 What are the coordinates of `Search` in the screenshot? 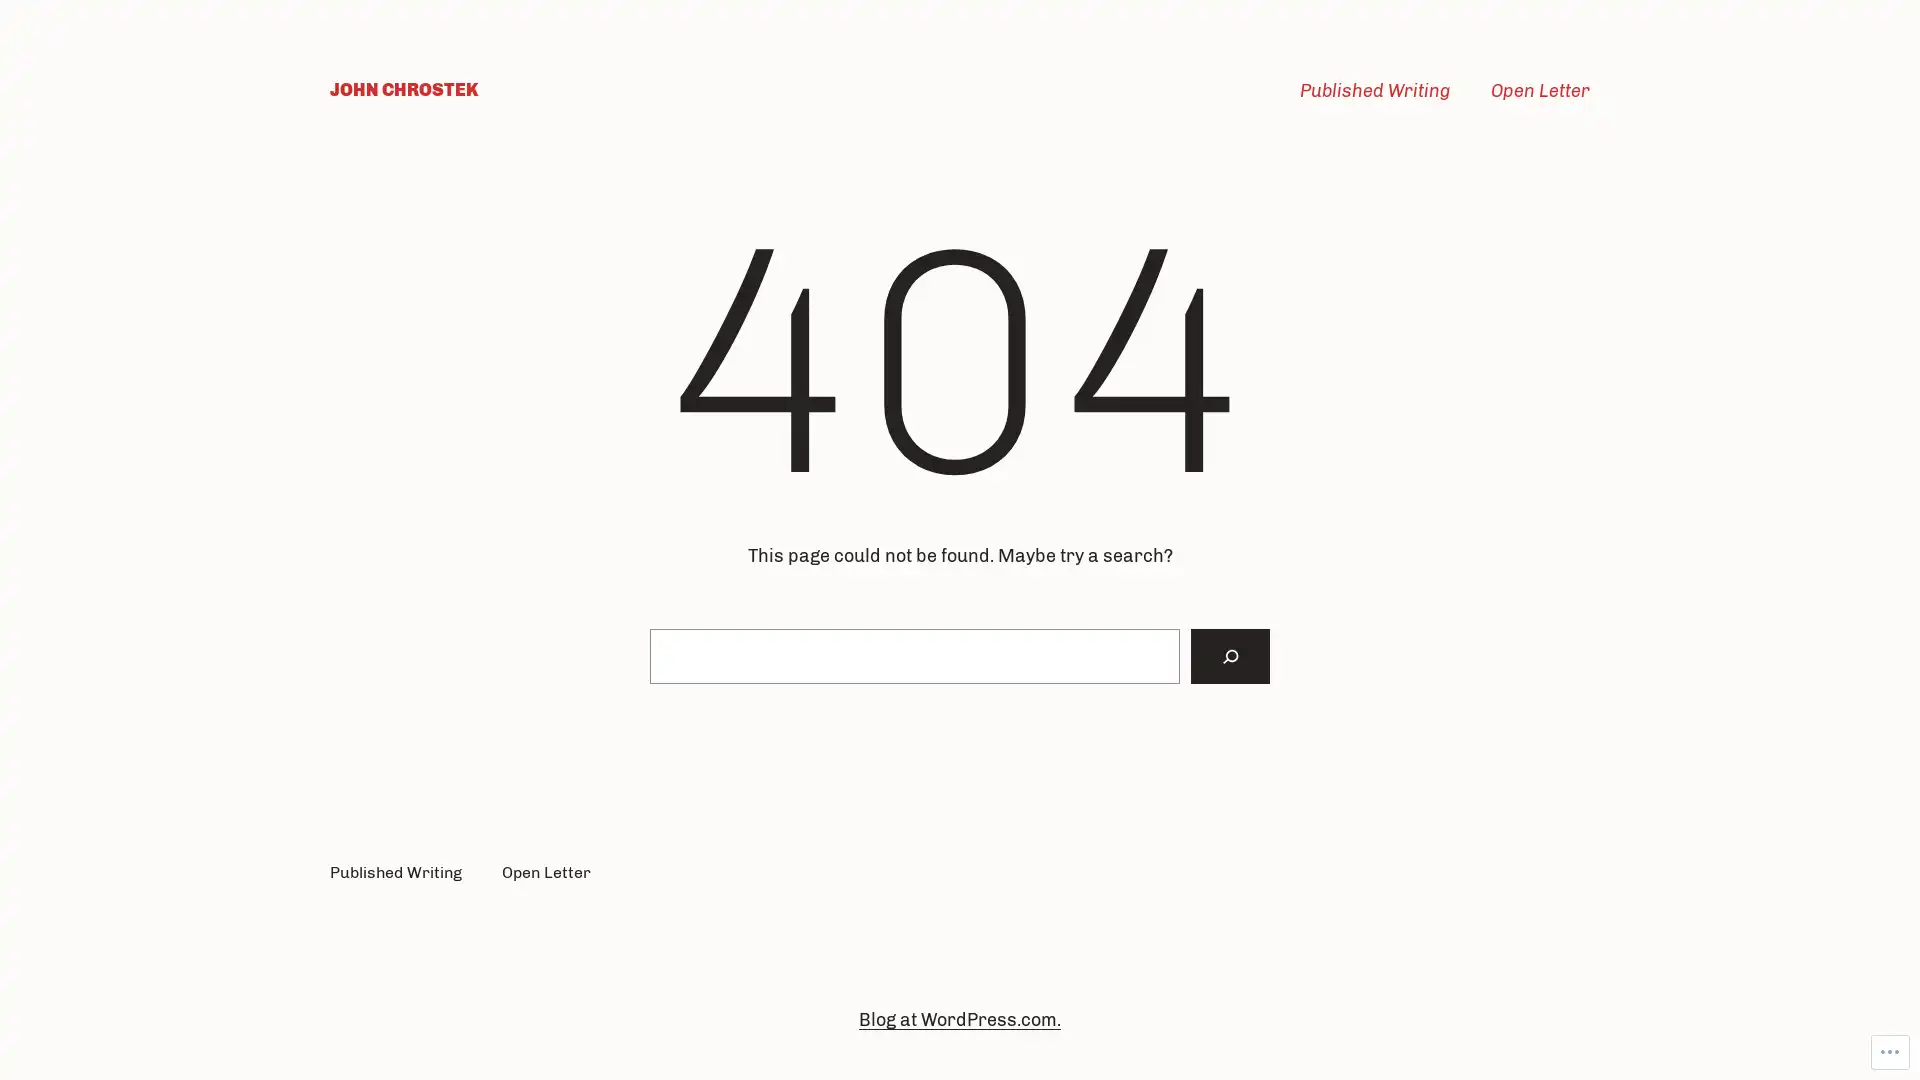 It's located at (1229, 656).